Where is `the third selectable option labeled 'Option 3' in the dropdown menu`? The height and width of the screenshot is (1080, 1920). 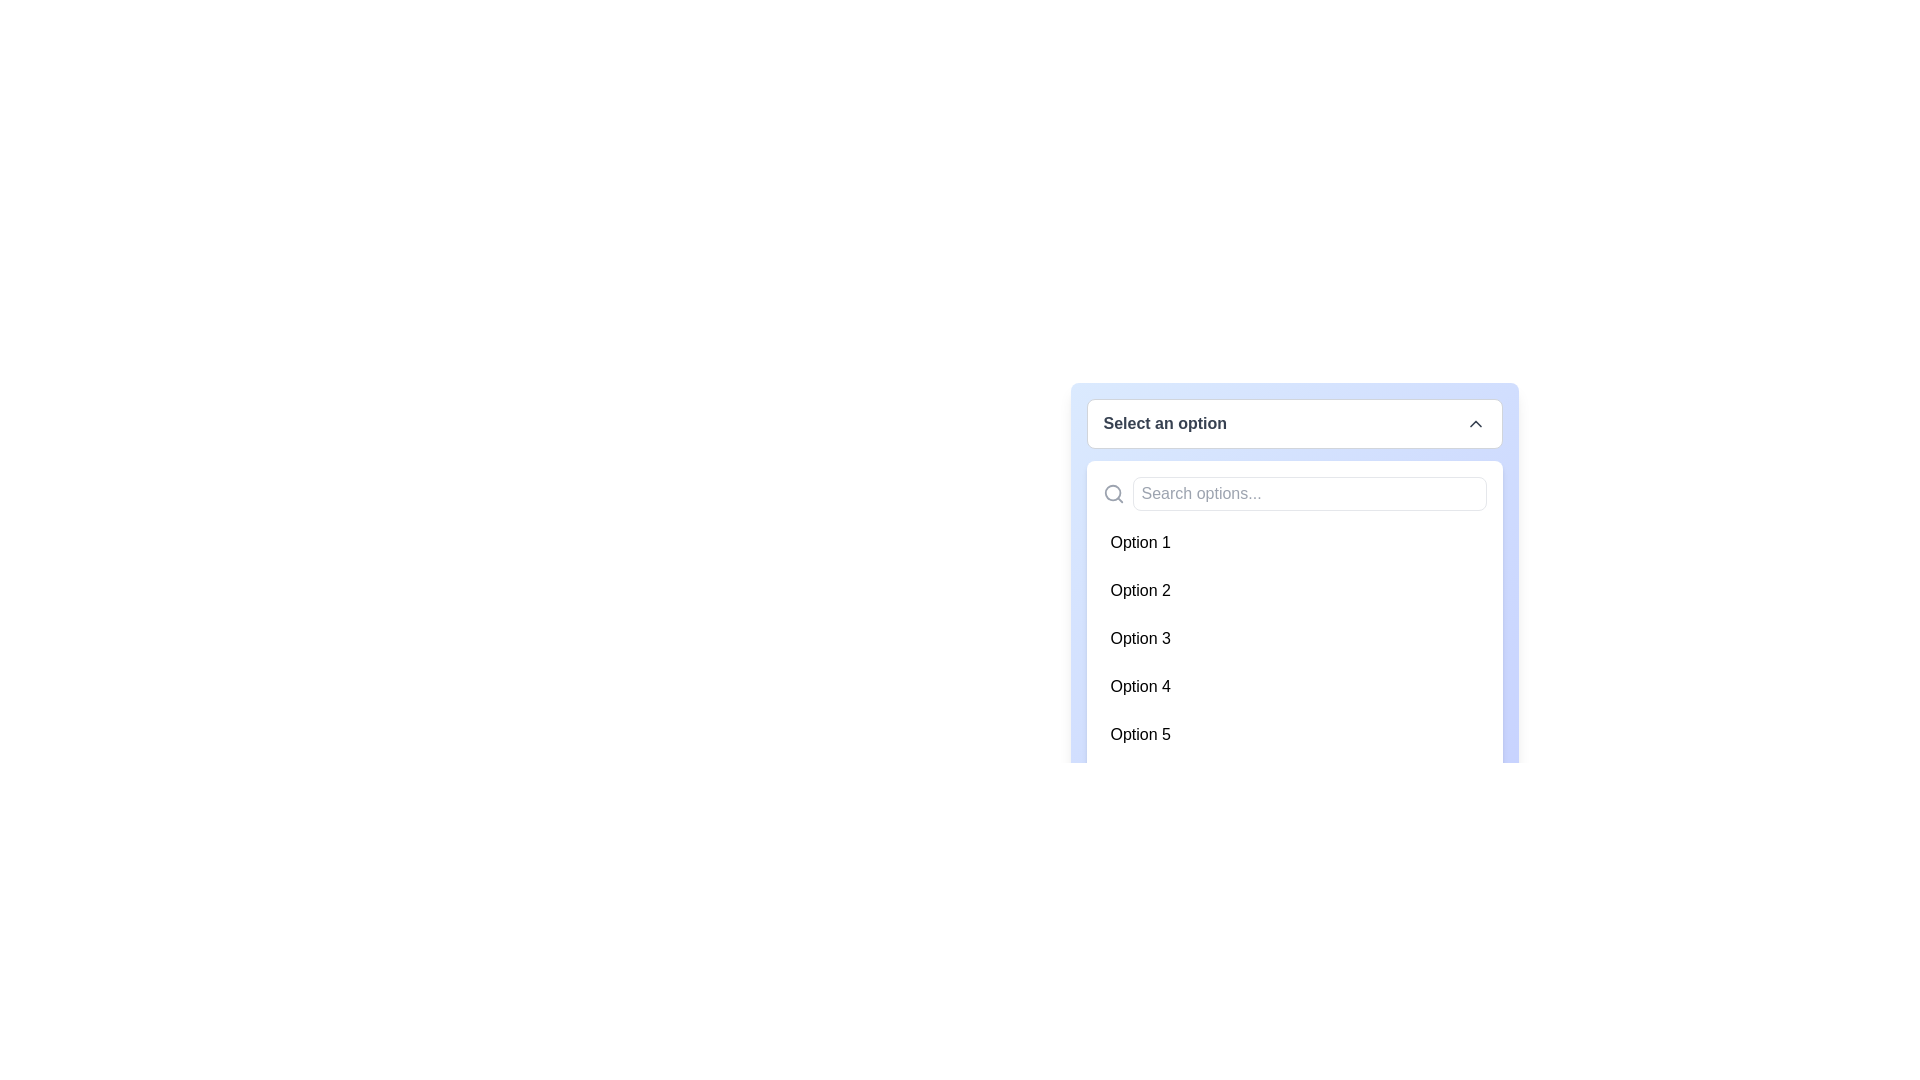 the third selectable option labeled 'Option 3' in the dropdown menu is located at coordinates (1294, 639).